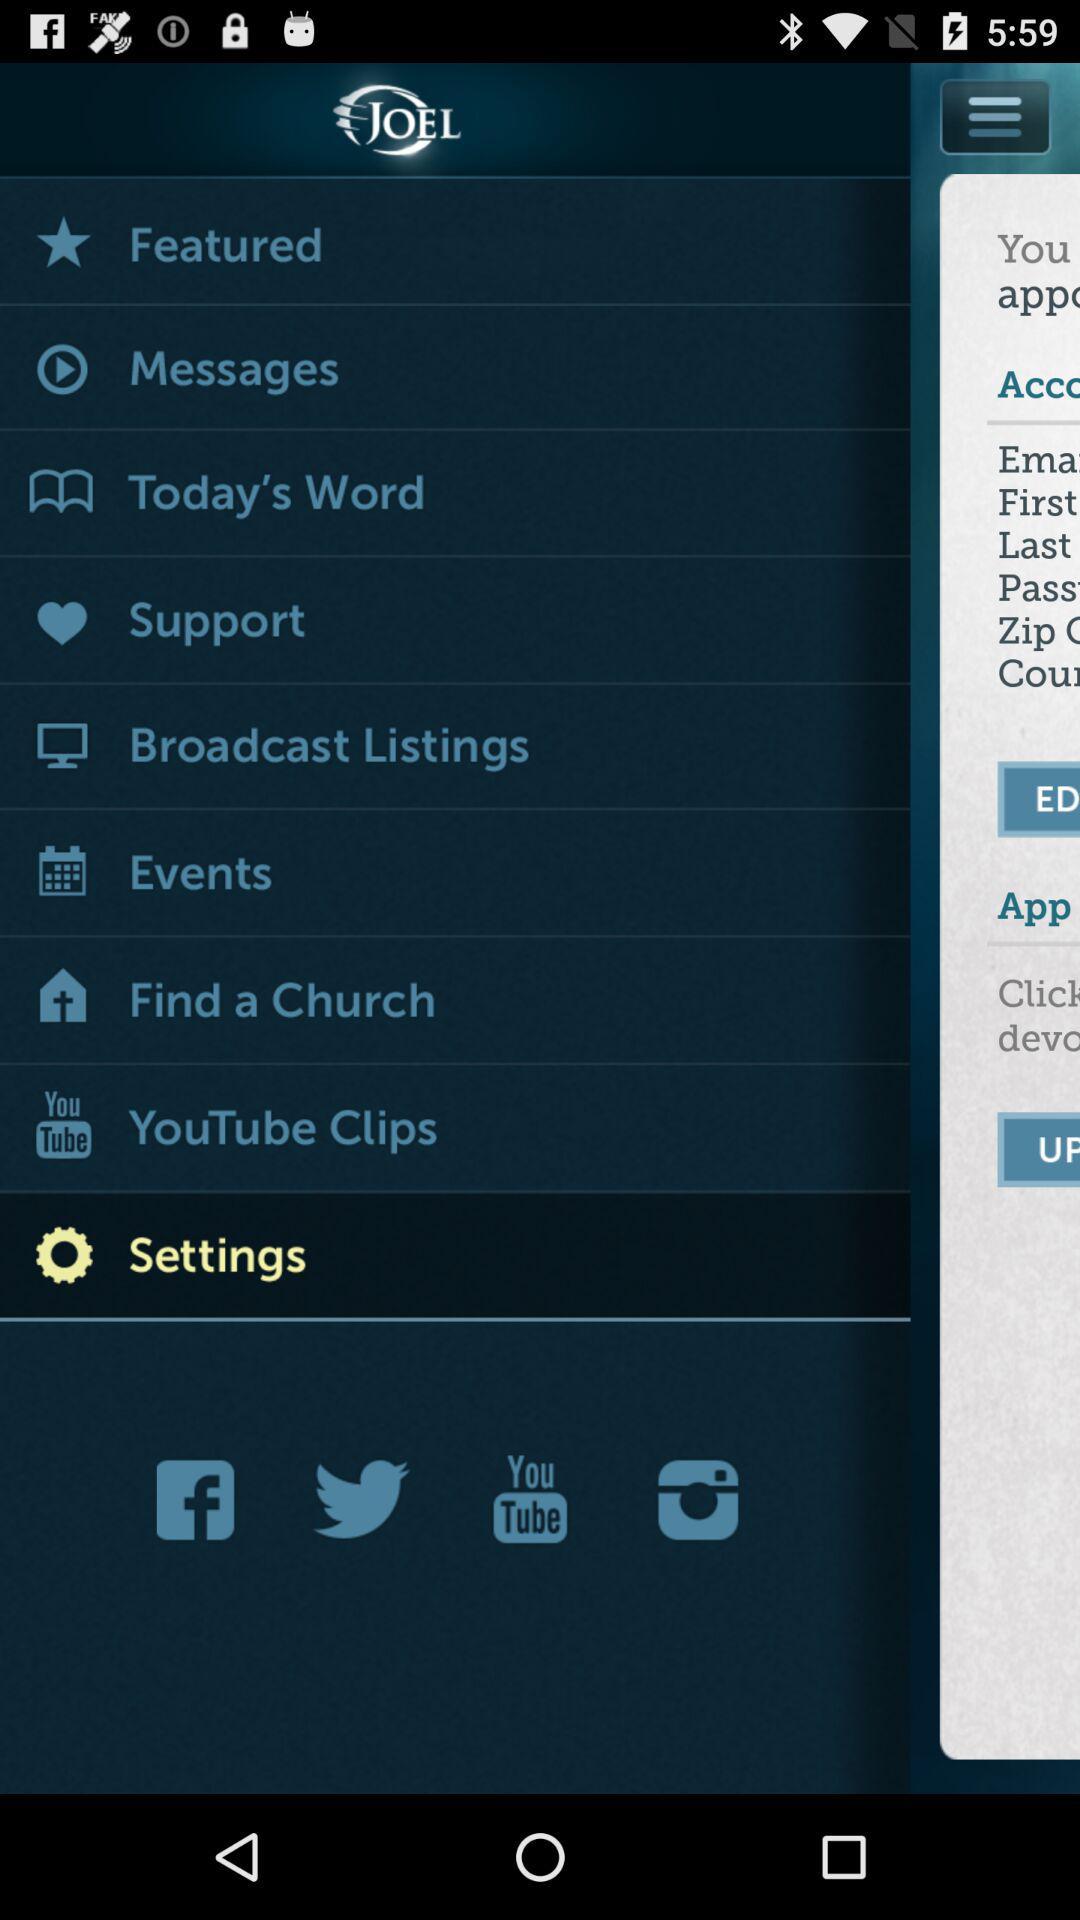 The height and width of the screenshot is (1920, 1080). What do you see at coordinates (455, 241) in the screenshot?
I see `featured` at bounding box center [455, 241].